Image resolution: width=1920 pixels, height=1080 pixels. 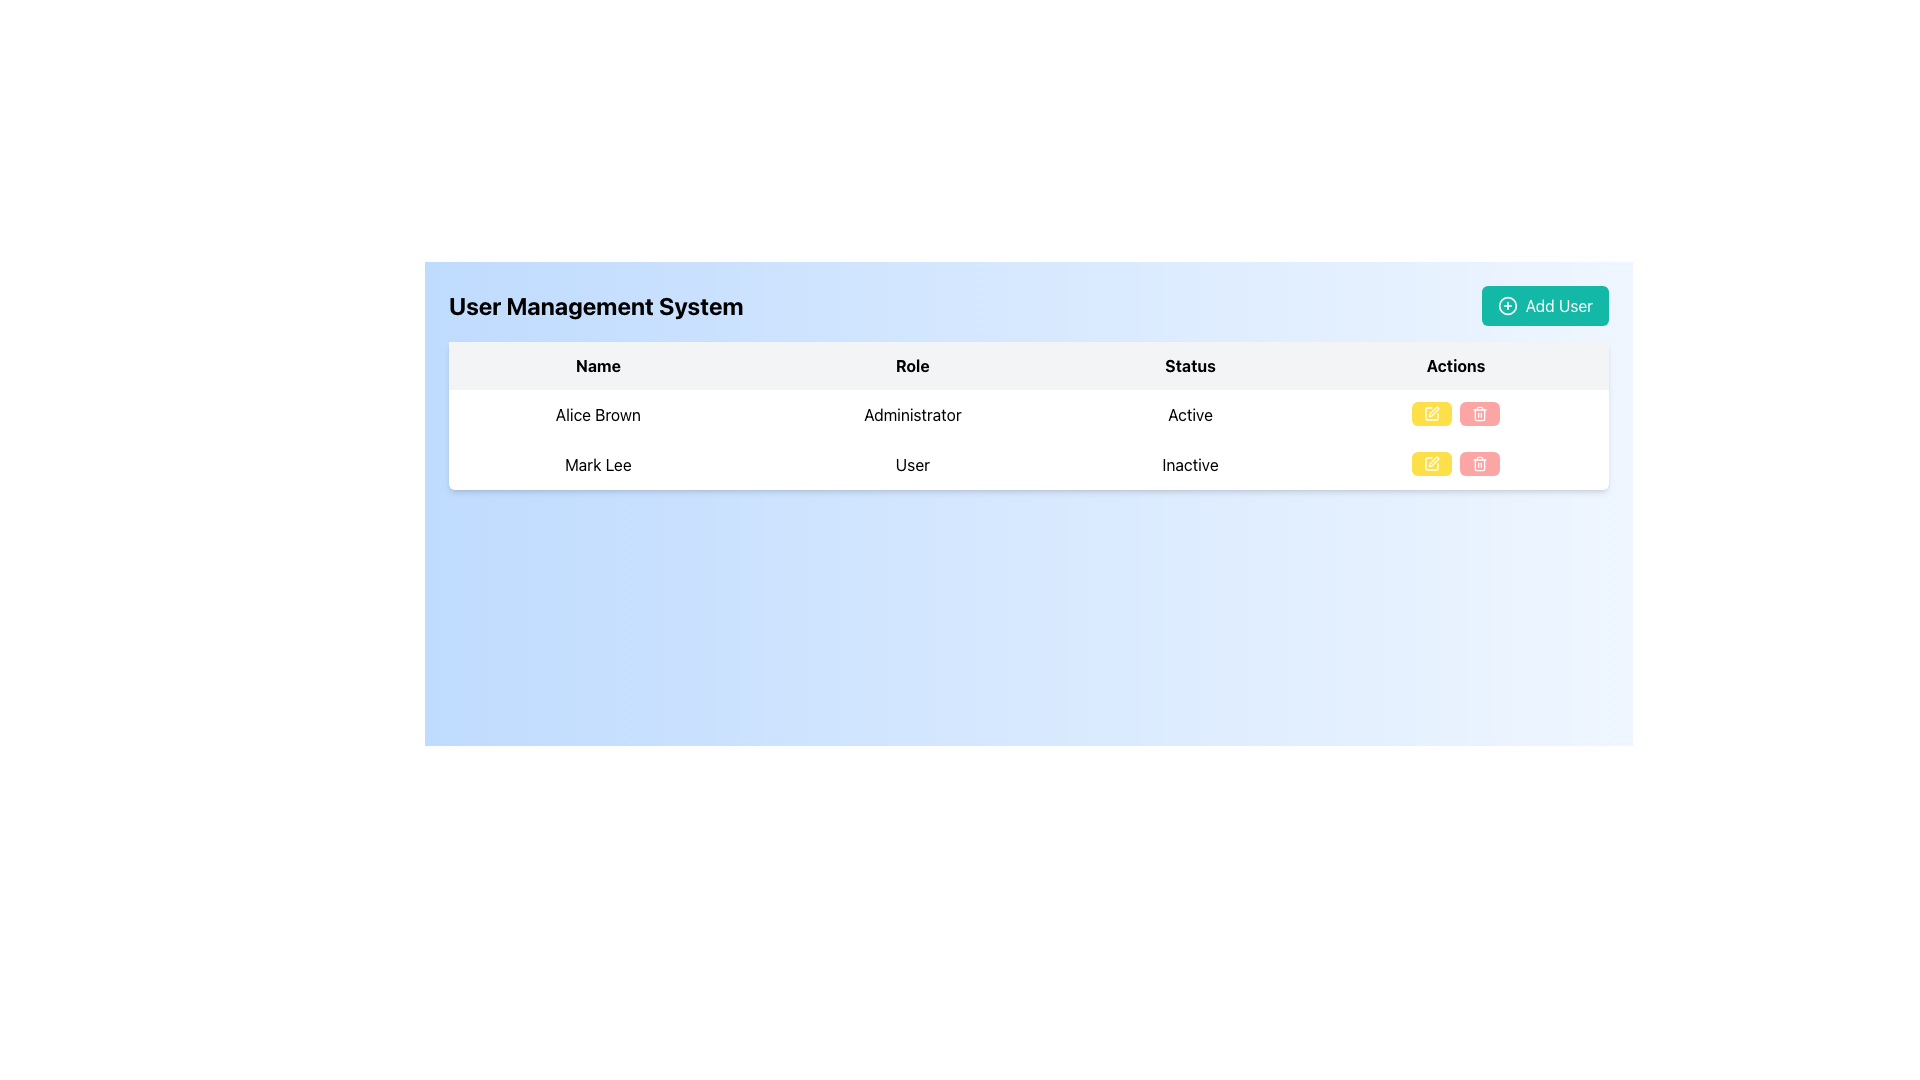 I want to click on the delete button located in the 'Actions' column of the 'User Management System' table, aligned with the 'Administrator' row, to initiate the delete action, so click(x=1479, y=412).